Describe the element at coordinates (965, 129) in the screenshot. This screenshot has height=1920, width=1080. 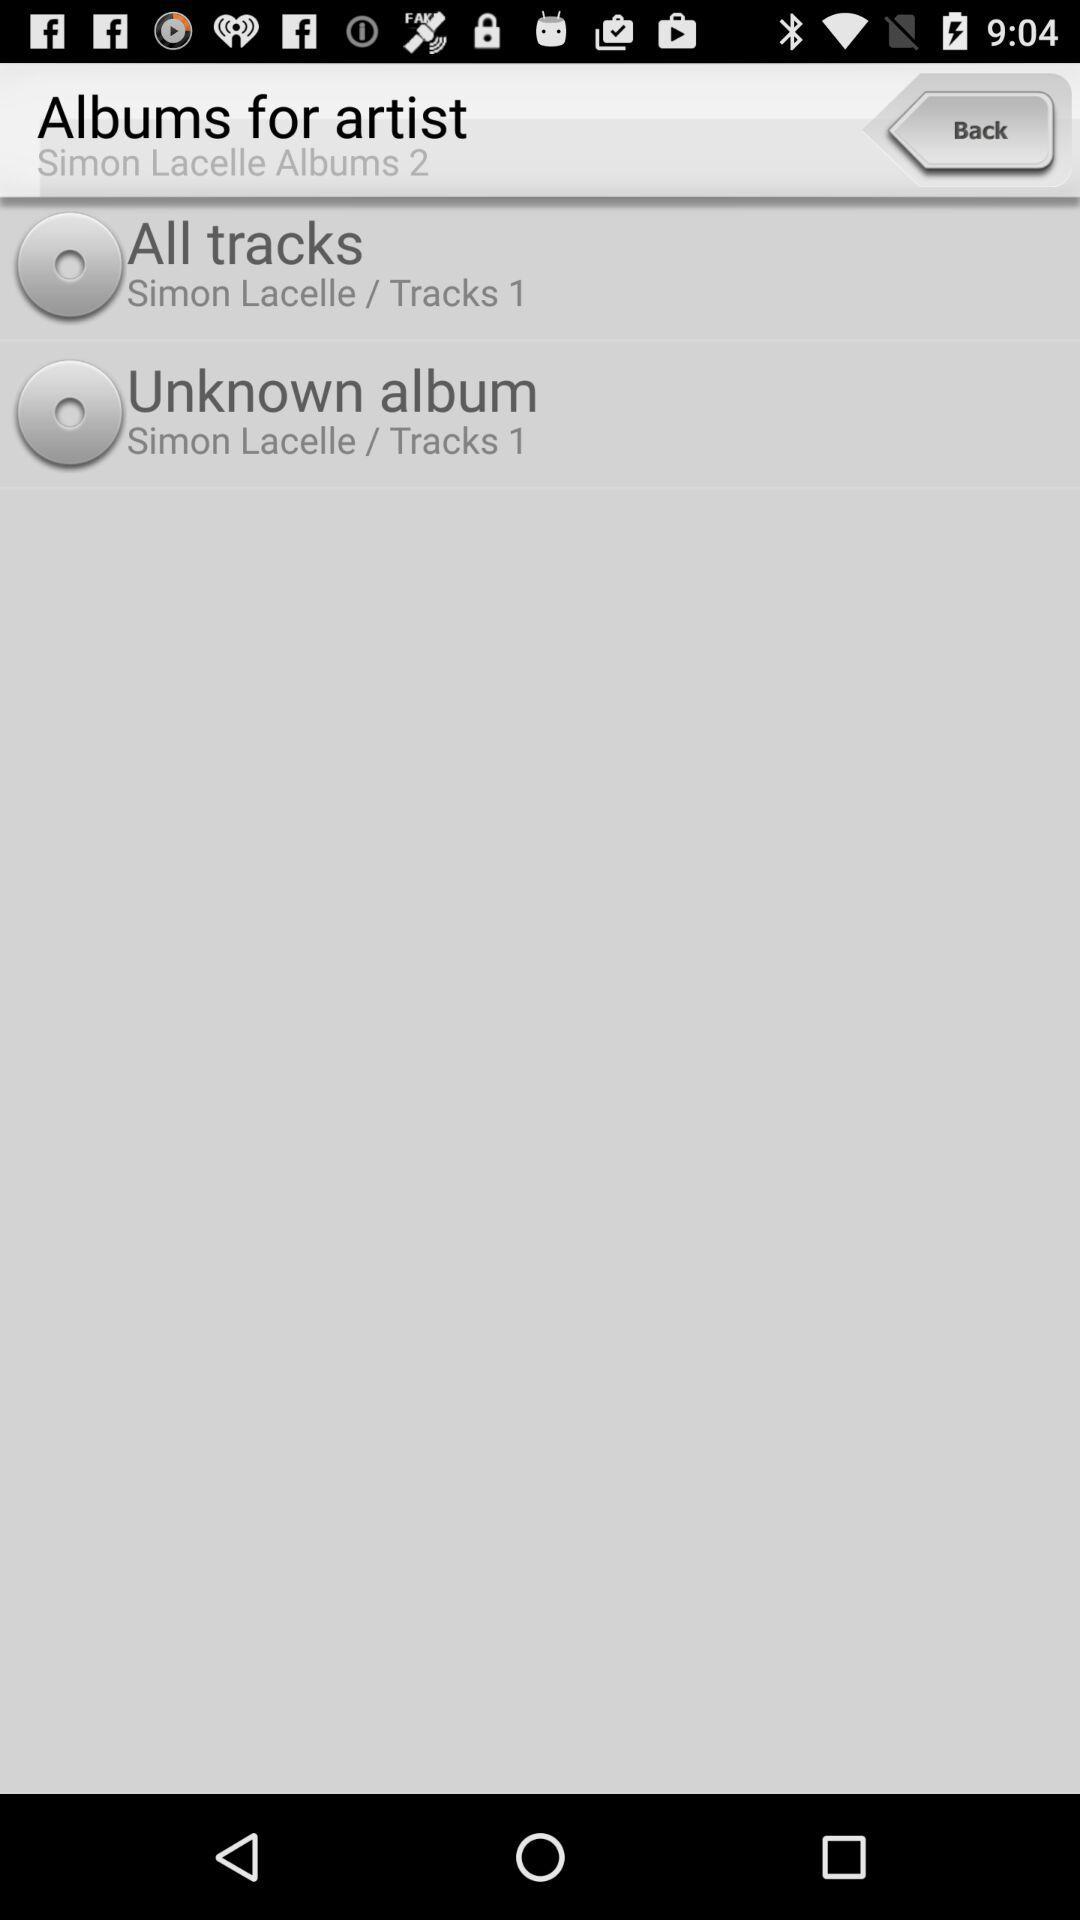
I see `the item above all tracks item` at that location.